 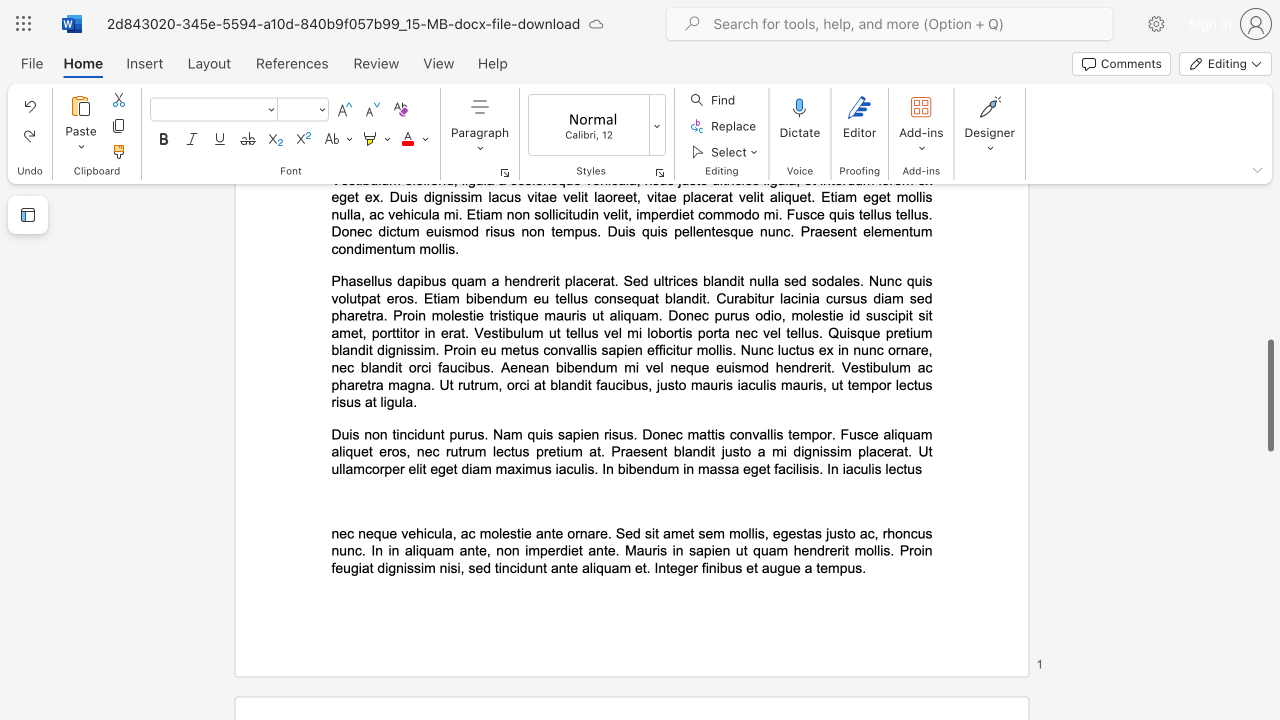 What do you see at coordinates (415, 469) in the screenshot?
I see `the subset text "lit eget diam maximus iaculis. In bibendum in massa" within the text "Duis non tincidunt purus. Nam quis sapien risus. Donec mattis convallis tempor. Fusce aliquam aliquet eros, nec rutrum lectus pretium at. Praesent blandit justo a mi dignissim placerat. Ut ullamcorper elit eget diam maximus iaculis. In bibendum in massa eget facilisis. In iaculis lectus"` at bounding box center [415, 469].